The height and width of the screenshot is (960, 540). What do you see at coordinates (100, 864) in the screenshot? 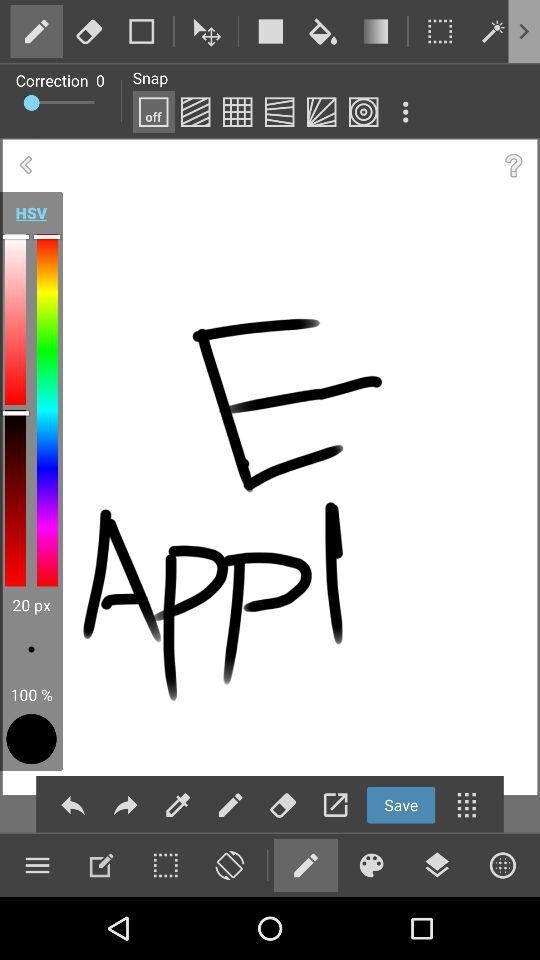
I see `edit option` at bounding box center [100, 864].